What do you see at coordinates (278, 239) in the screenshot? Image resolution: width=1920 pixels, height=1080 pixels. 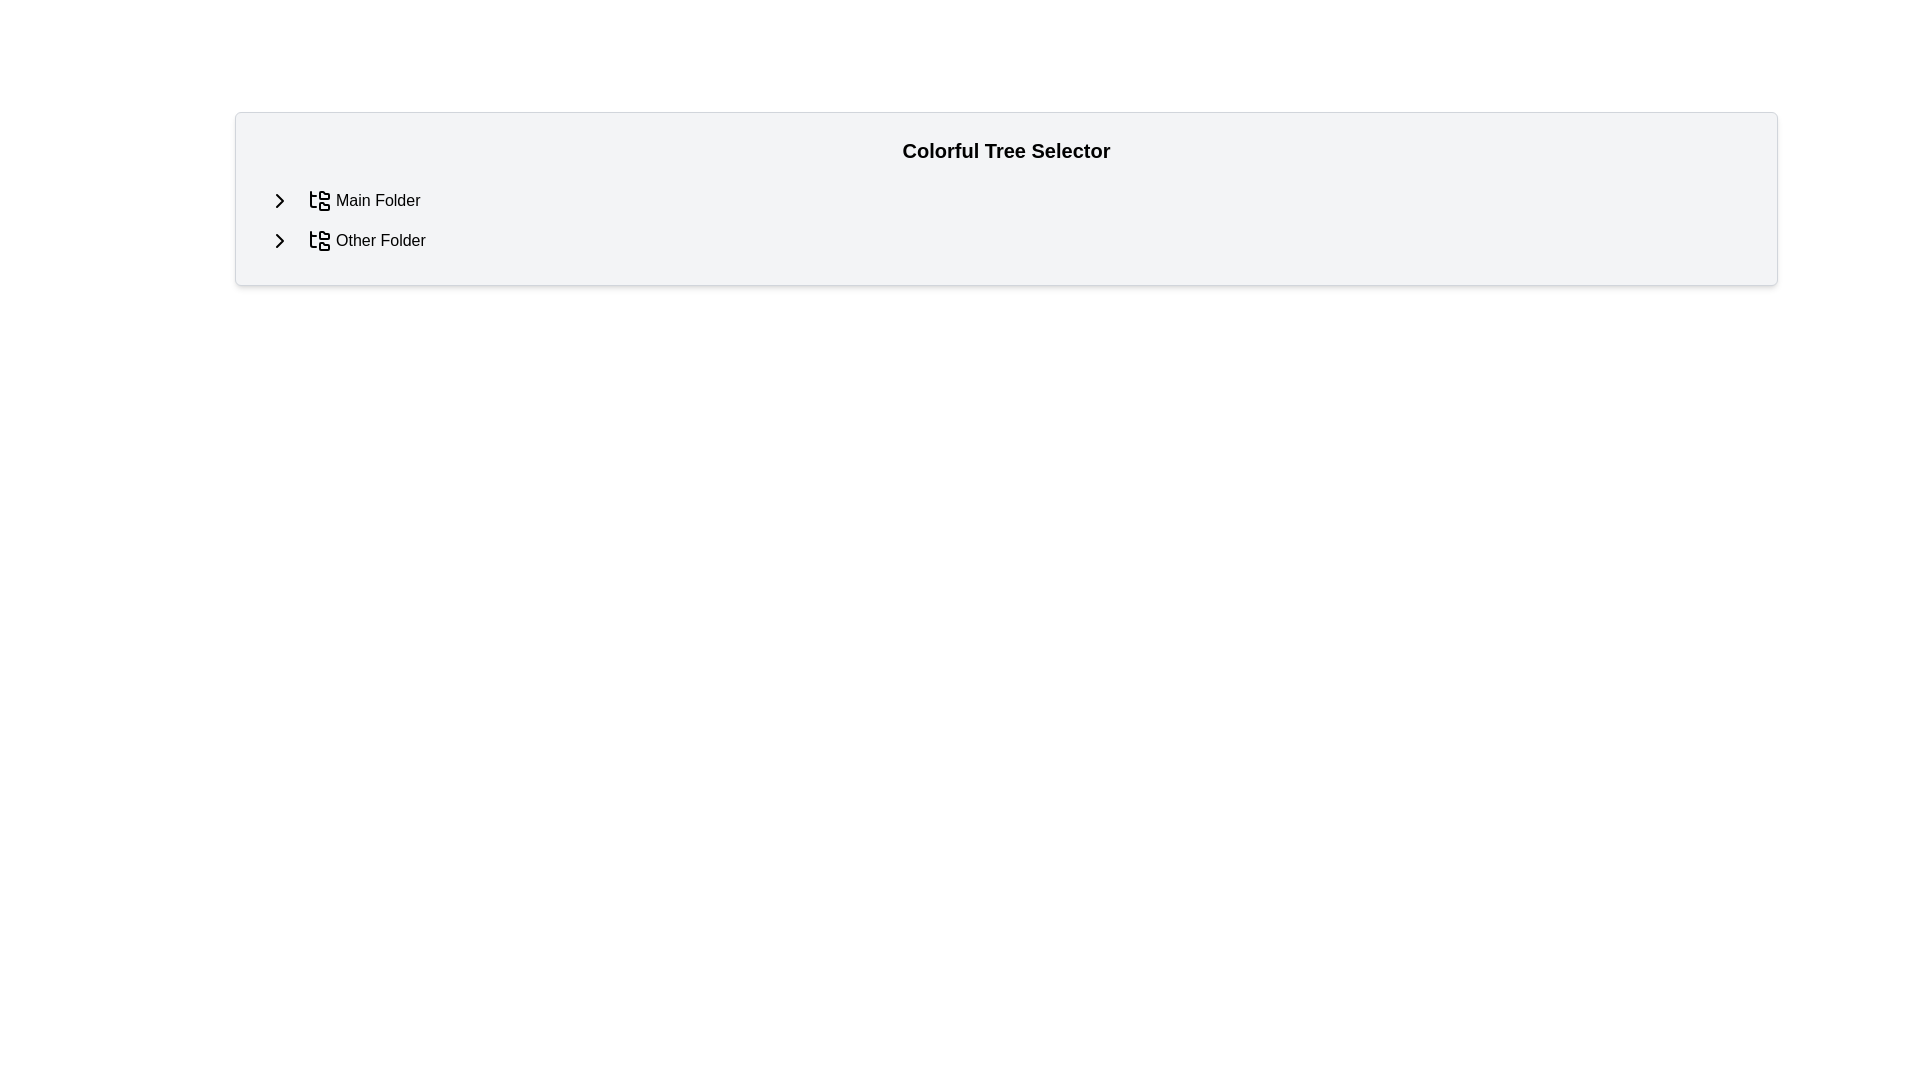 I see `the right-pointing arrow icon button, which is located to the left of the 'Other Folder' text in the folder tree list` at bounding box center [278, 239].